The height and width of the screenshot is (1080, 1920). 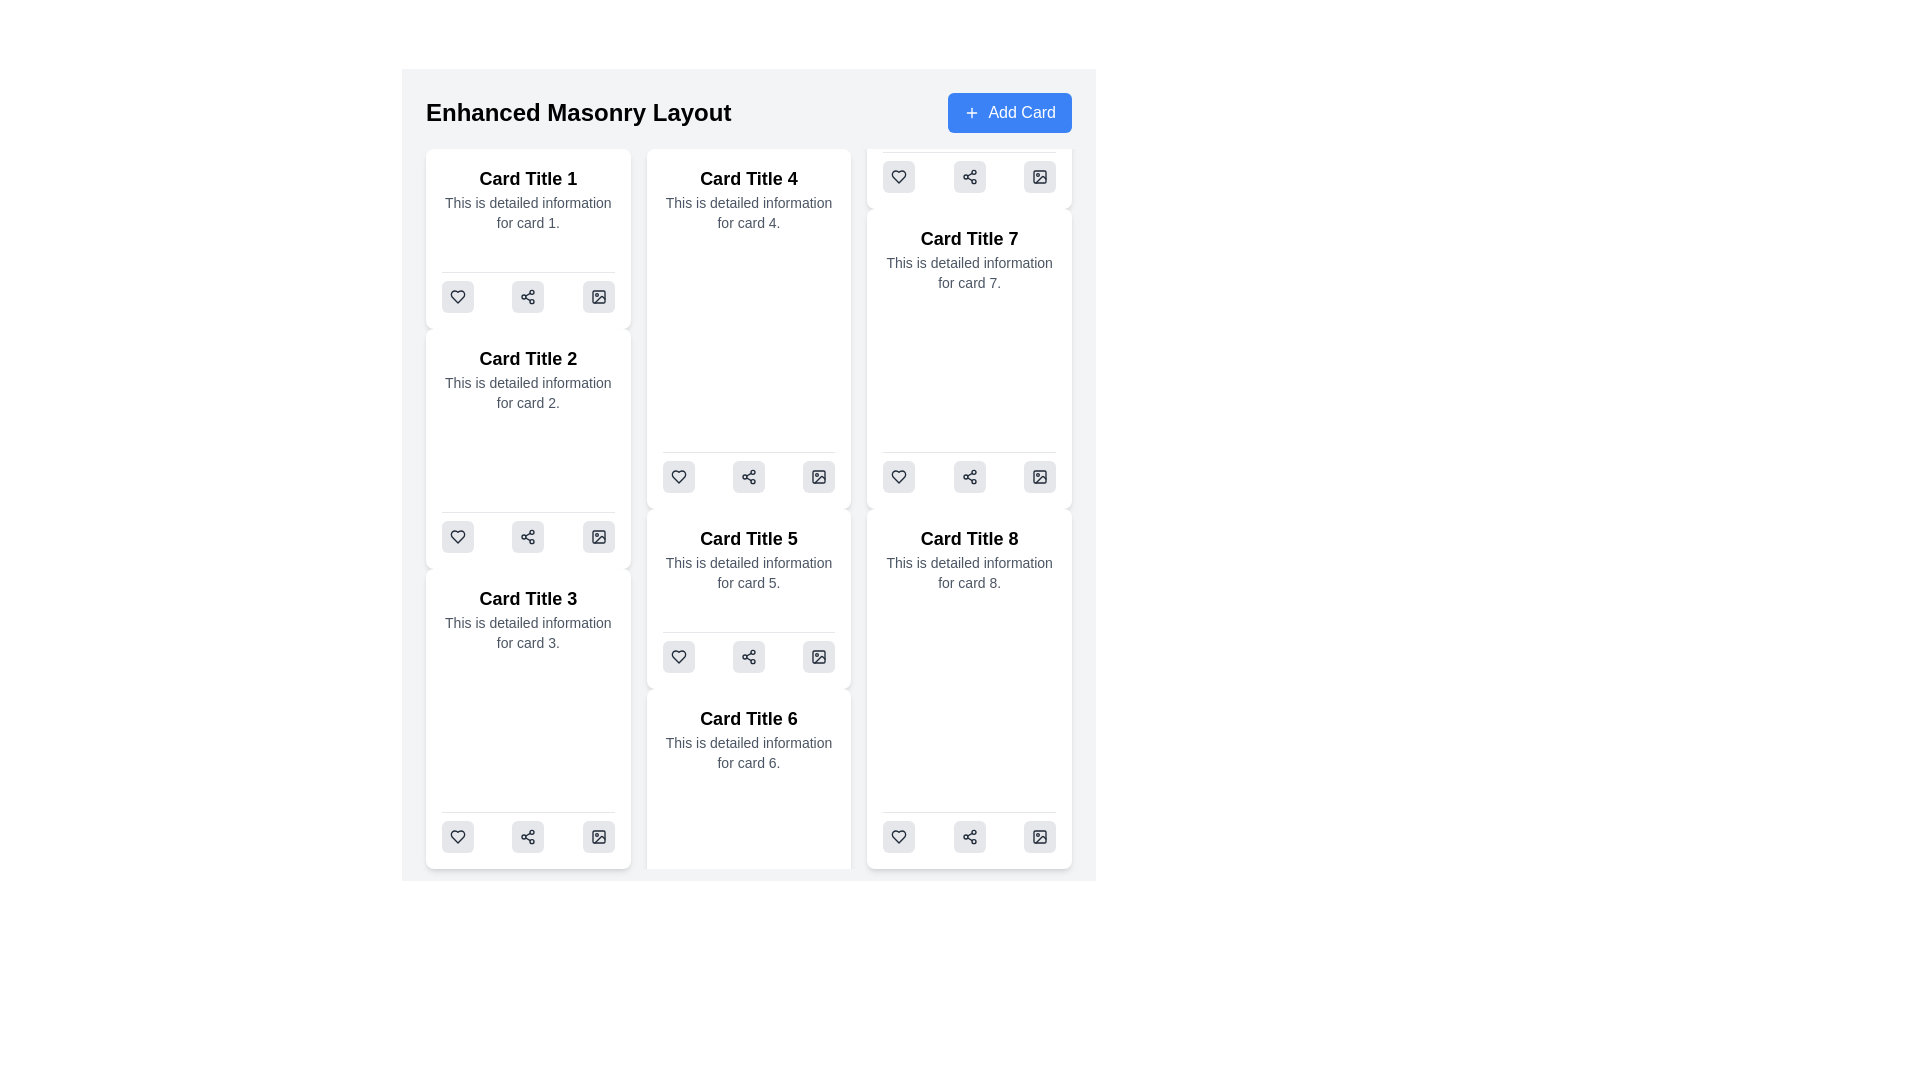 I want to click on the heart icon in 'Card Title 2', so click(x=456, y=297).